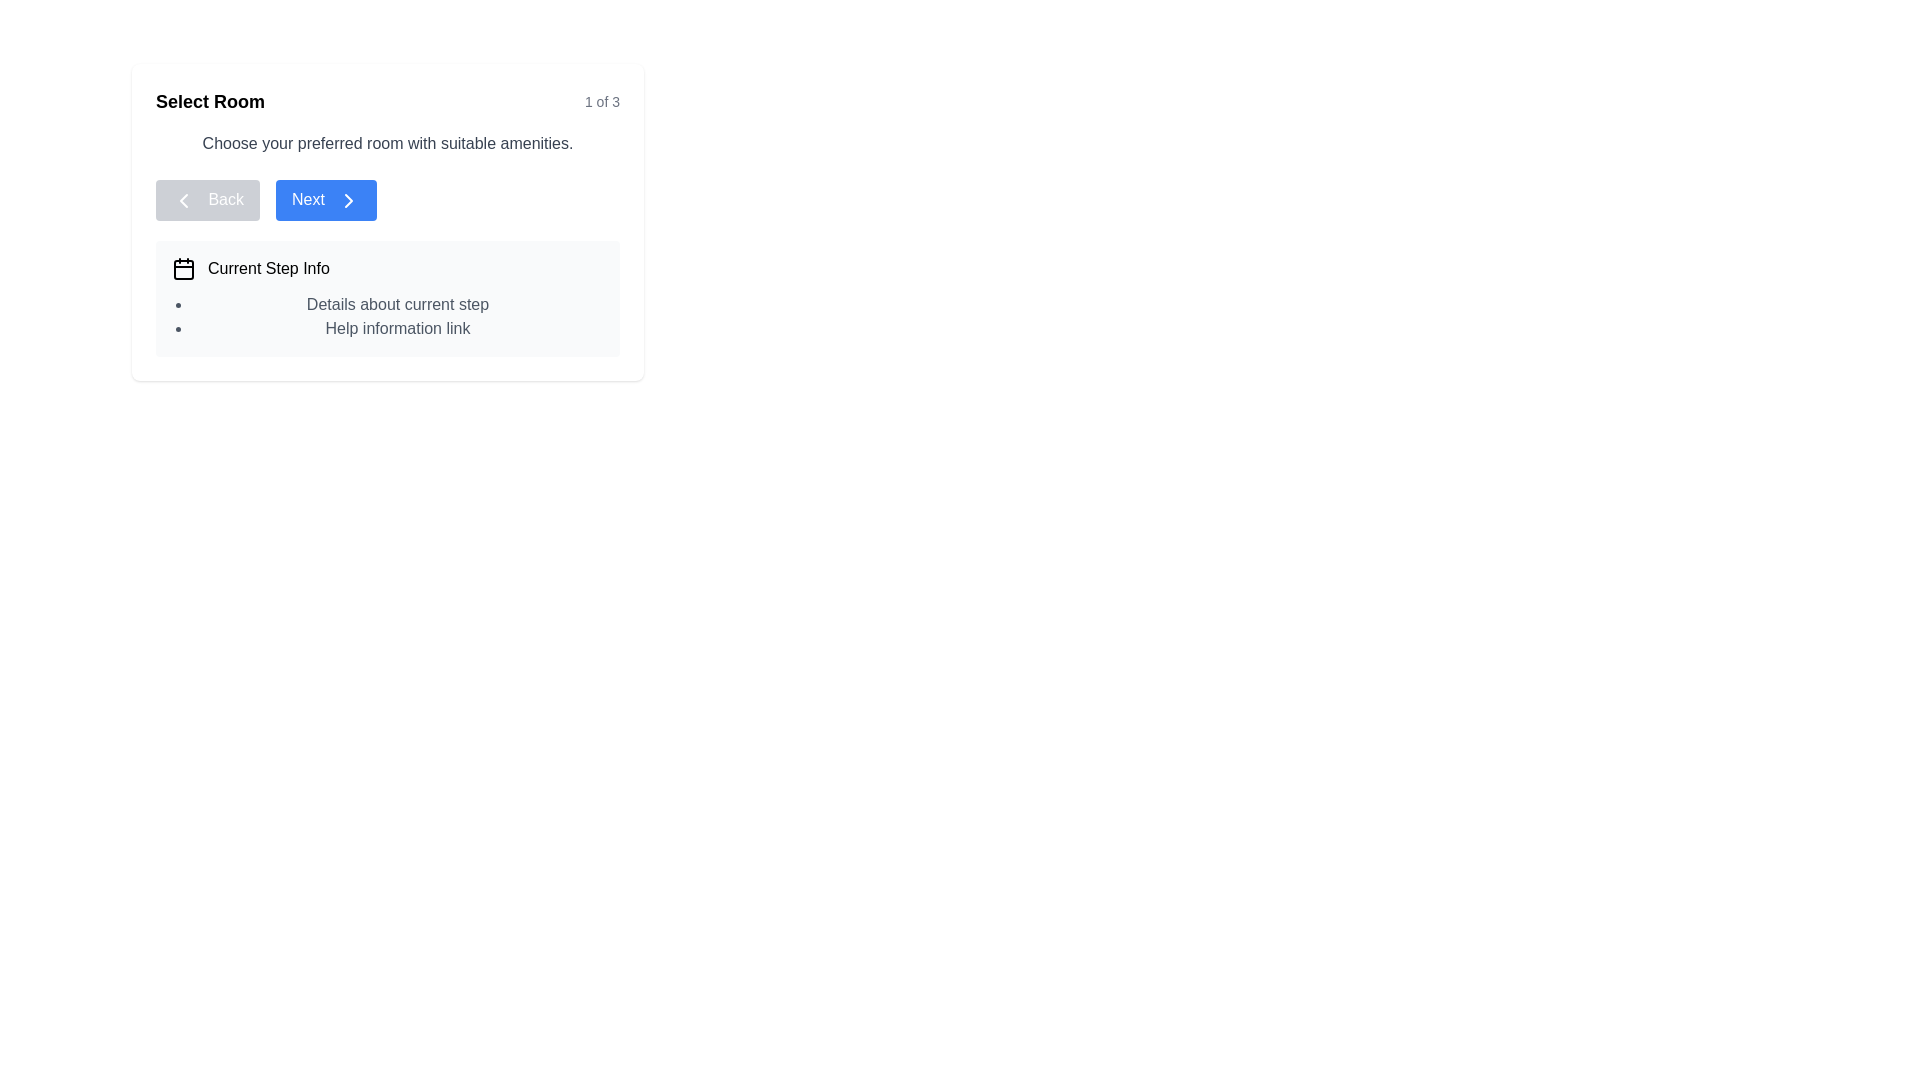 The height and width of the screenshot is (1080, 1920). I want to click on text label providing supplementary information regarding the current step of the process, located under the heading 'Current Step Info' as the first item in the bullet-point list, so click(398, 304).